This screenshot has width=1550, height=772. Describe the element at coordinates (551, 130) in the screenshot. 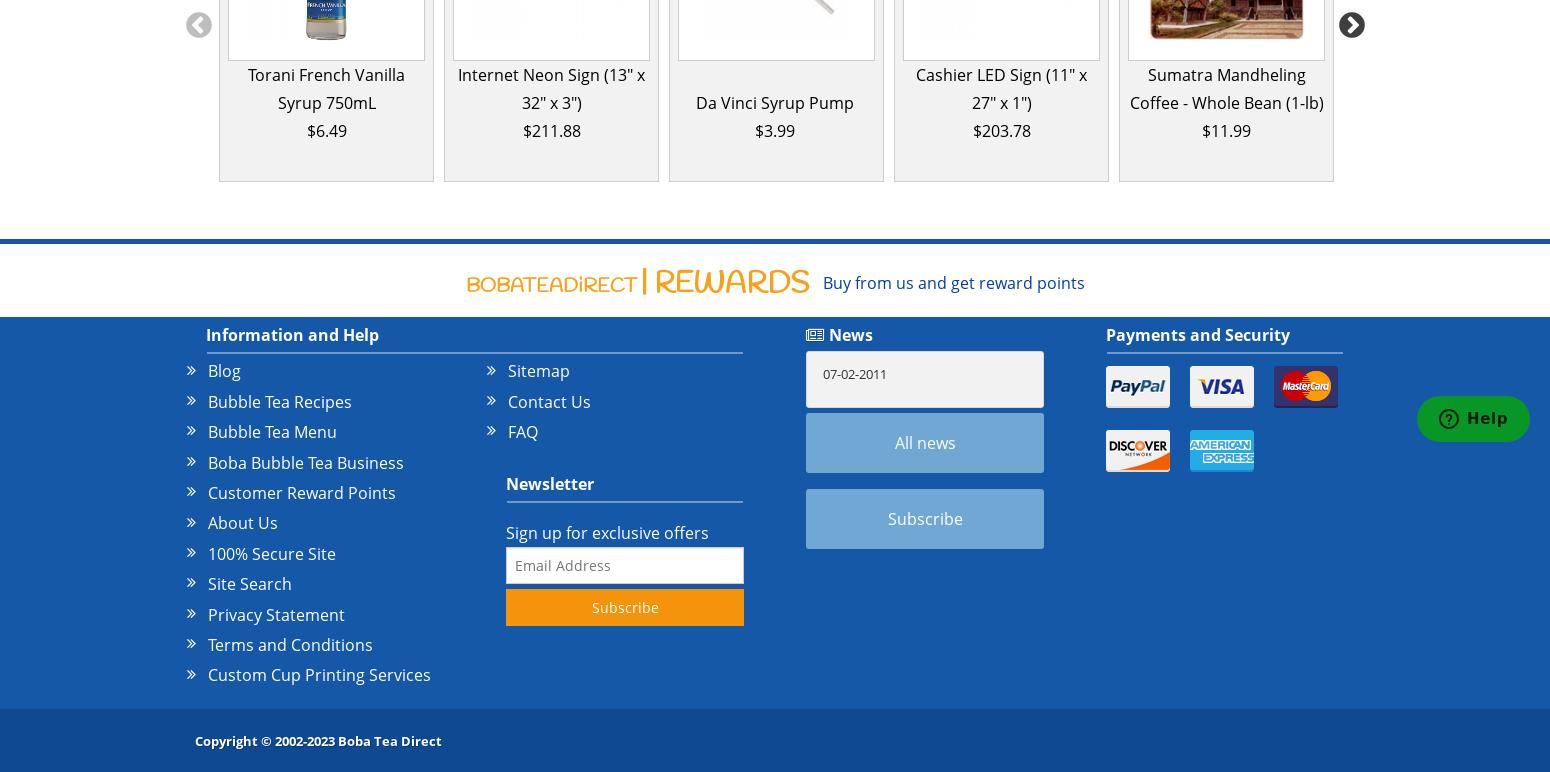

I see `'$211.88'` at that location.